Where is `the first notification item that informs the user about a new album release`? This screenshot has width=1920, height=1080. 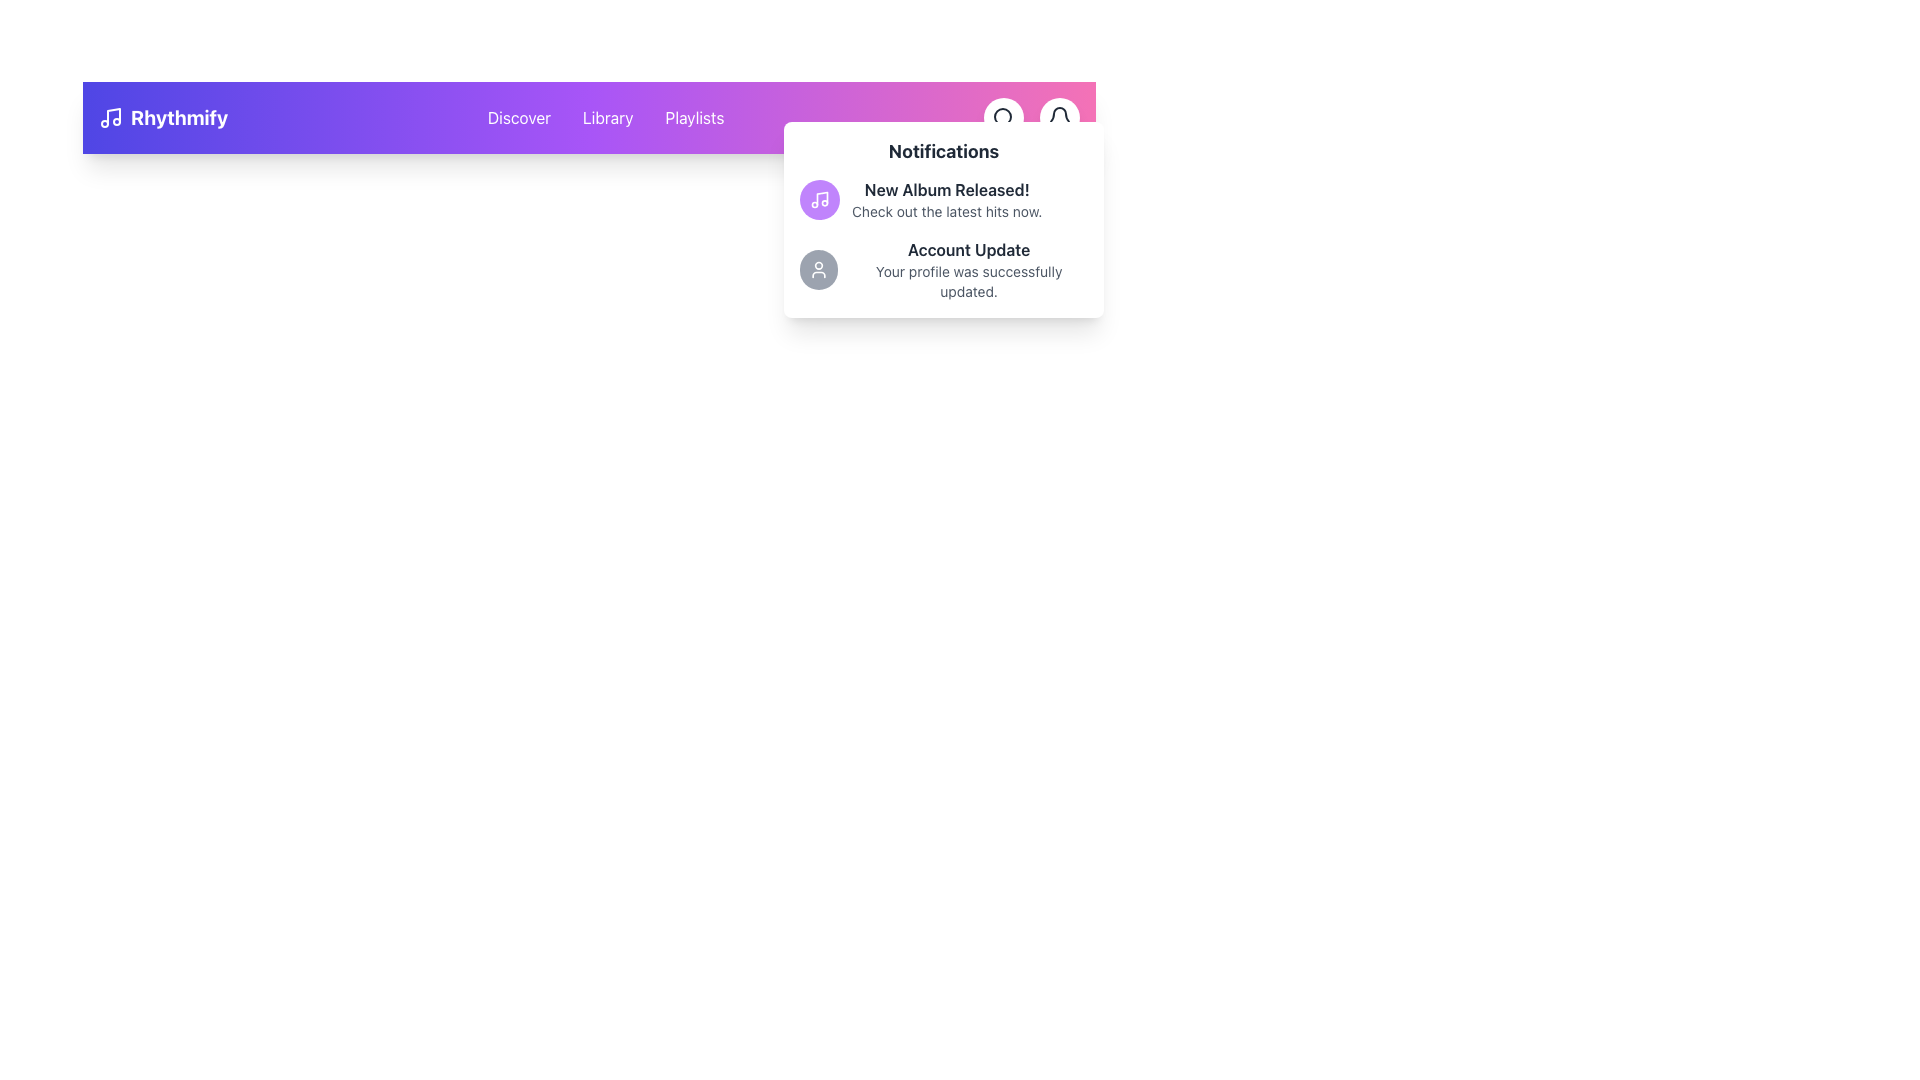
the first notification item that informs the user about a new album release is located at coordinates (943, 200).